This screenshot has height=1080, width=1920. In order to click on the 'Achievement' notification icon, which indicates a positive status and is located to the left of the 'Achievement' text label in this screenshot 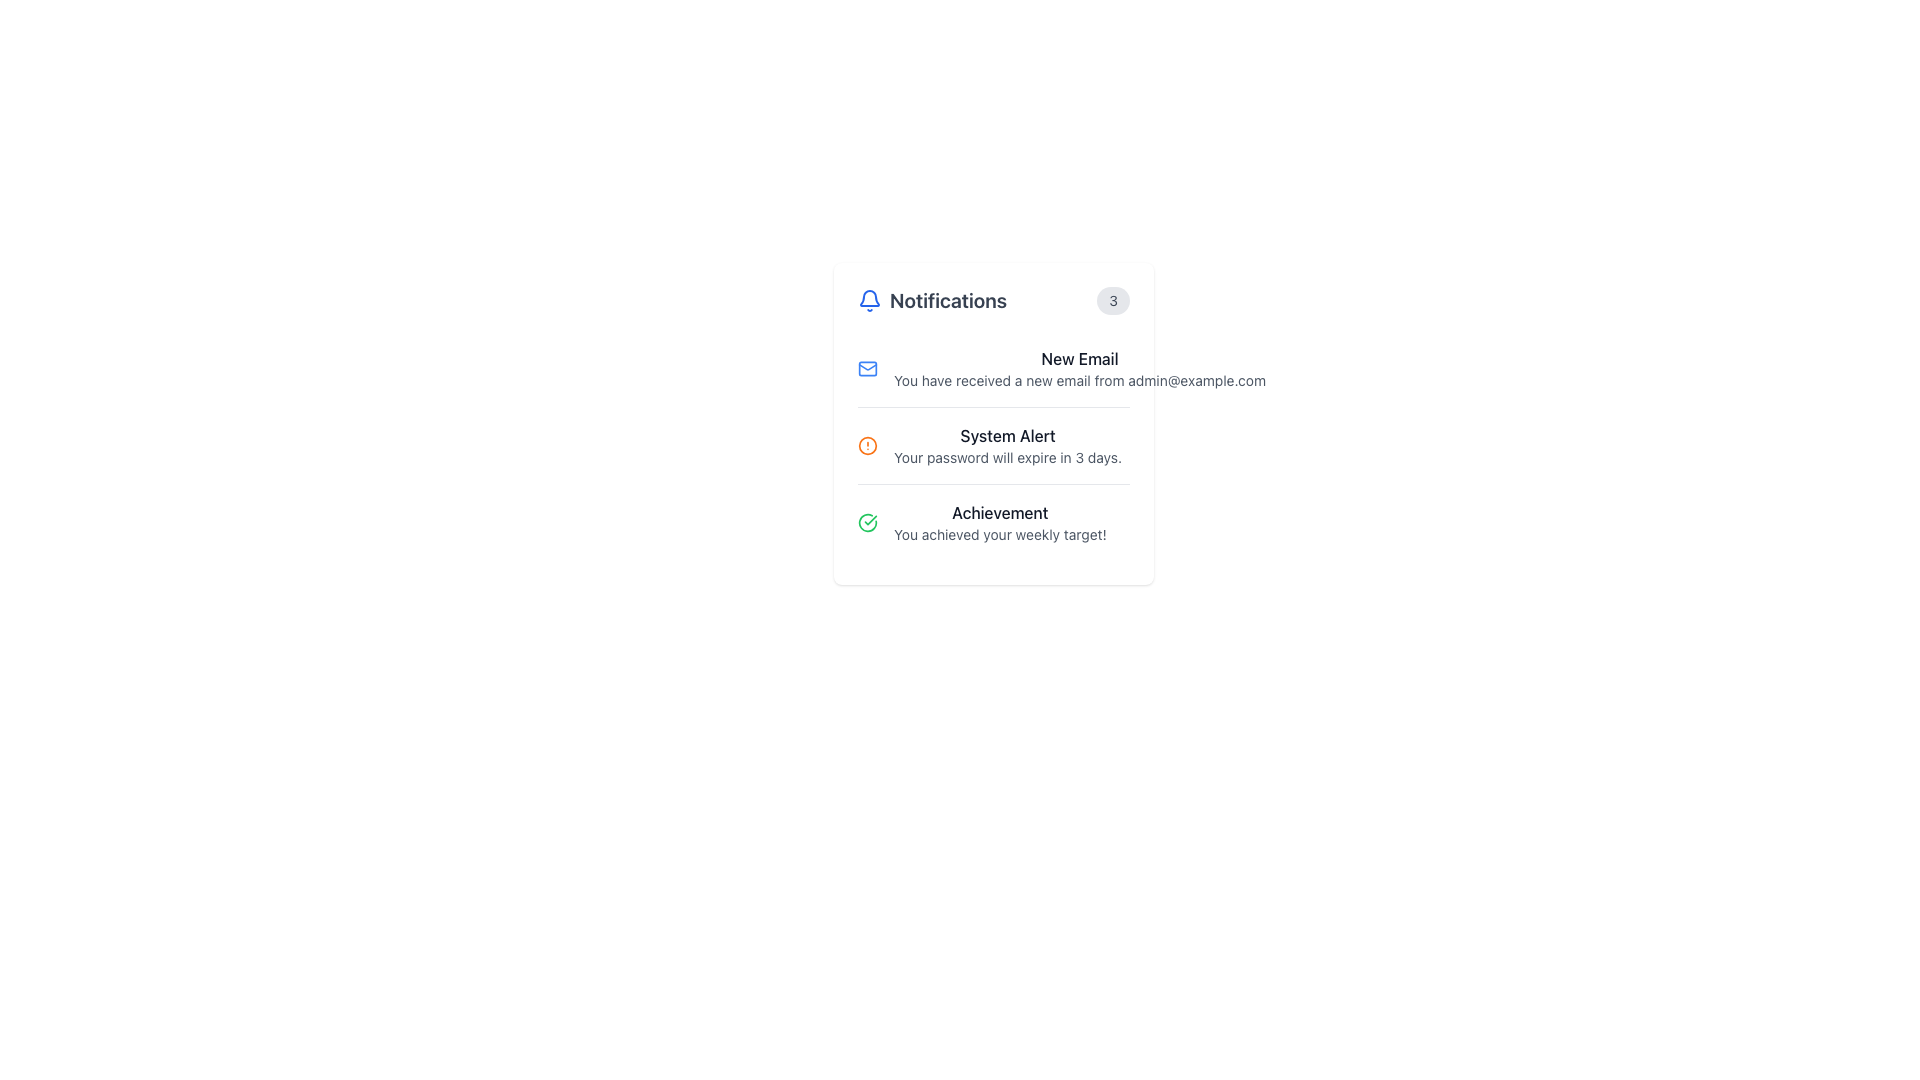, I will do `click(868, 522)`.